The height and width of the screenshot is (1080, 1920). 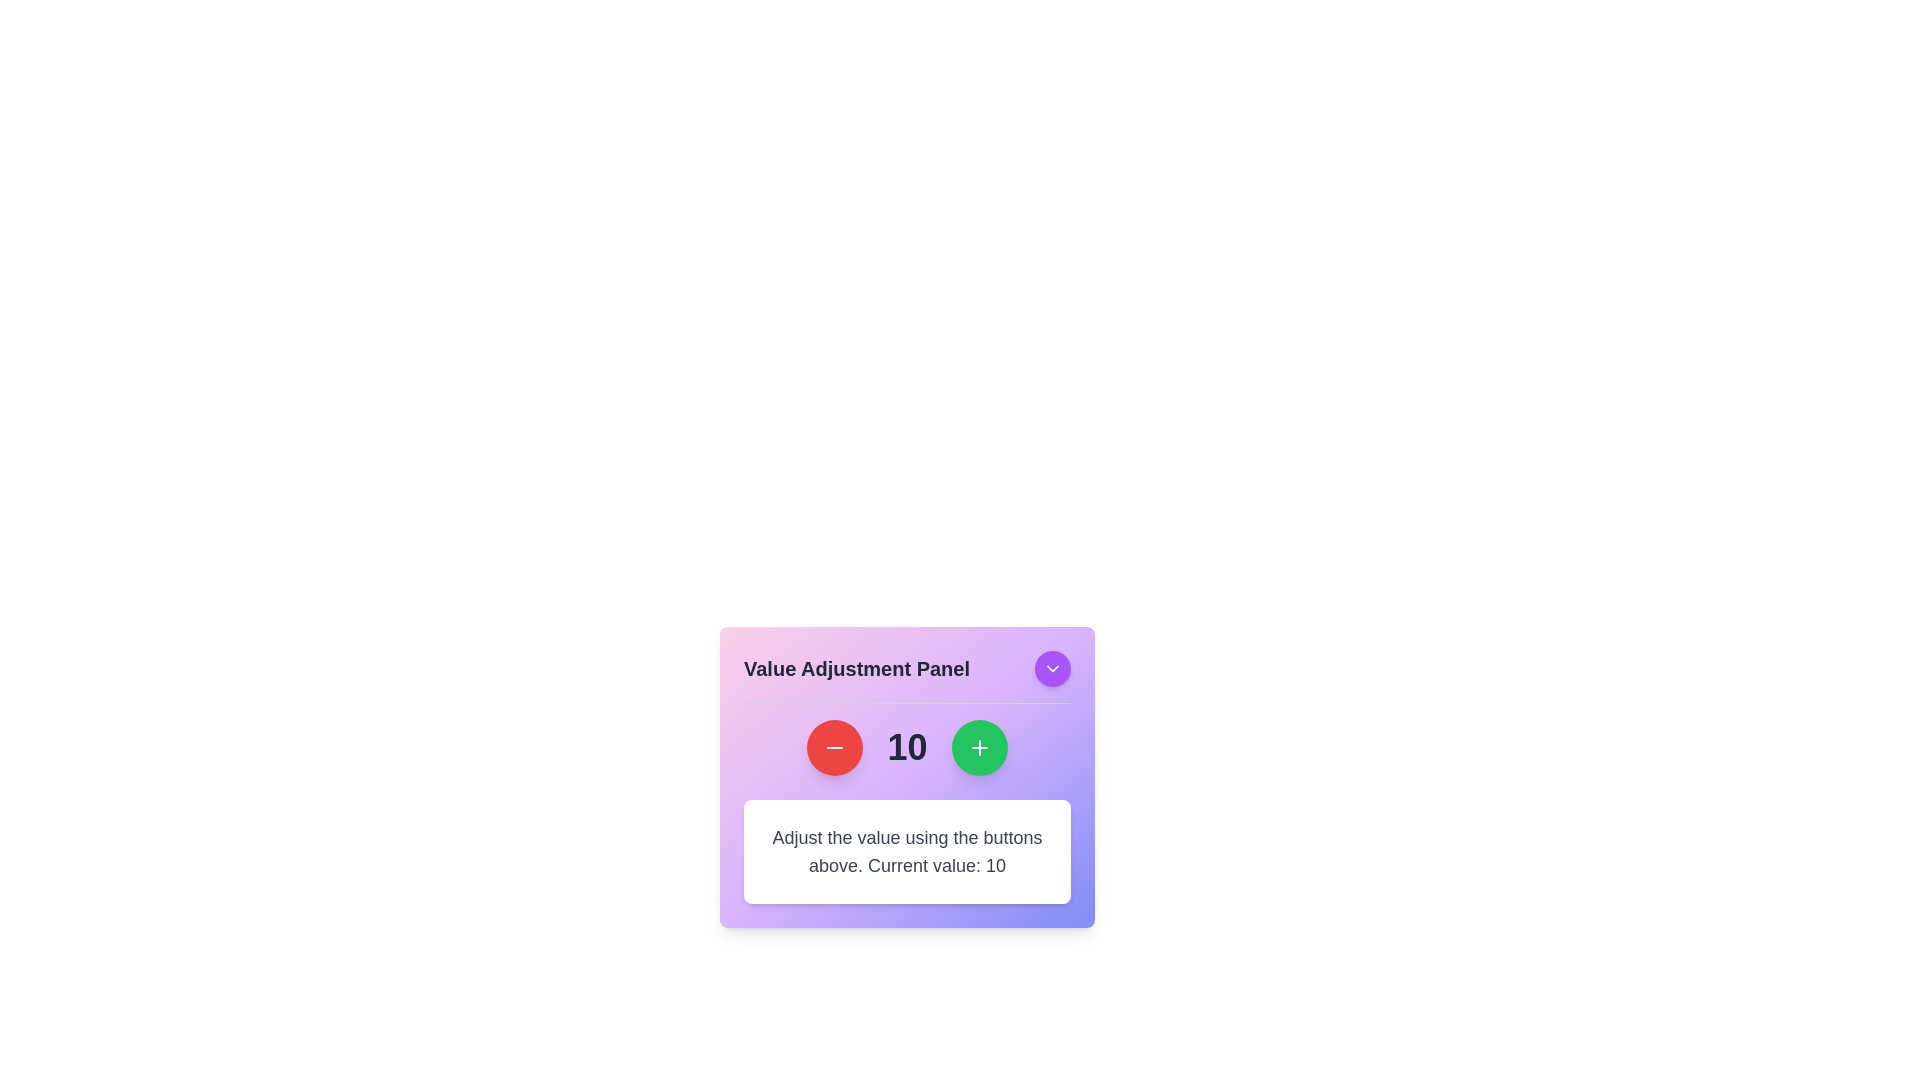 What do you see at coordinates (979, 748) in the screenshot?
I see `the green circular button with a white cross icon at its center to increment the value in the 'Value Adjustment Panel'` at bounding box center [979, 748].